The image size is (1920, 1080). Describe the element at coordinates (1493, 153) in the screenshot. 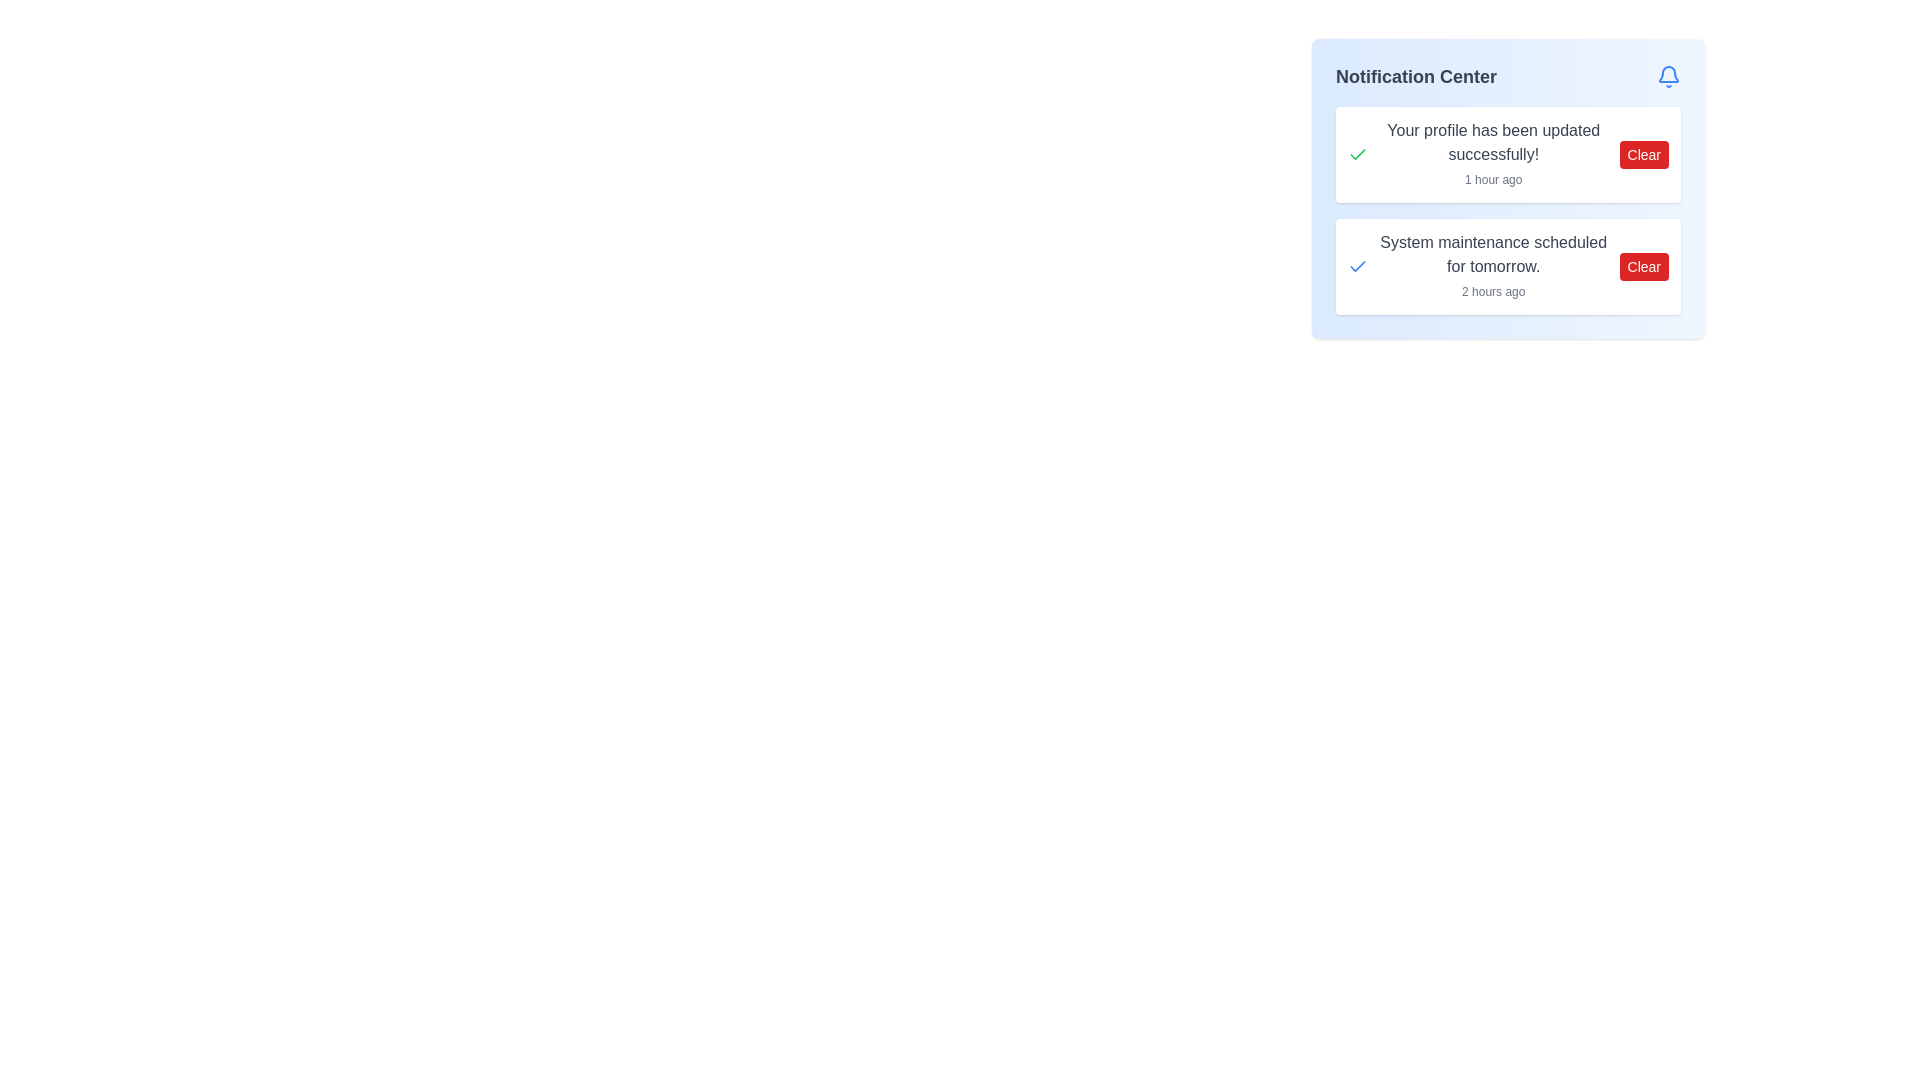

I see `the static text display that shows the message 'Your profile has been updated successfully!' located in the top notification card under the 'Notification Center' section` at that location.